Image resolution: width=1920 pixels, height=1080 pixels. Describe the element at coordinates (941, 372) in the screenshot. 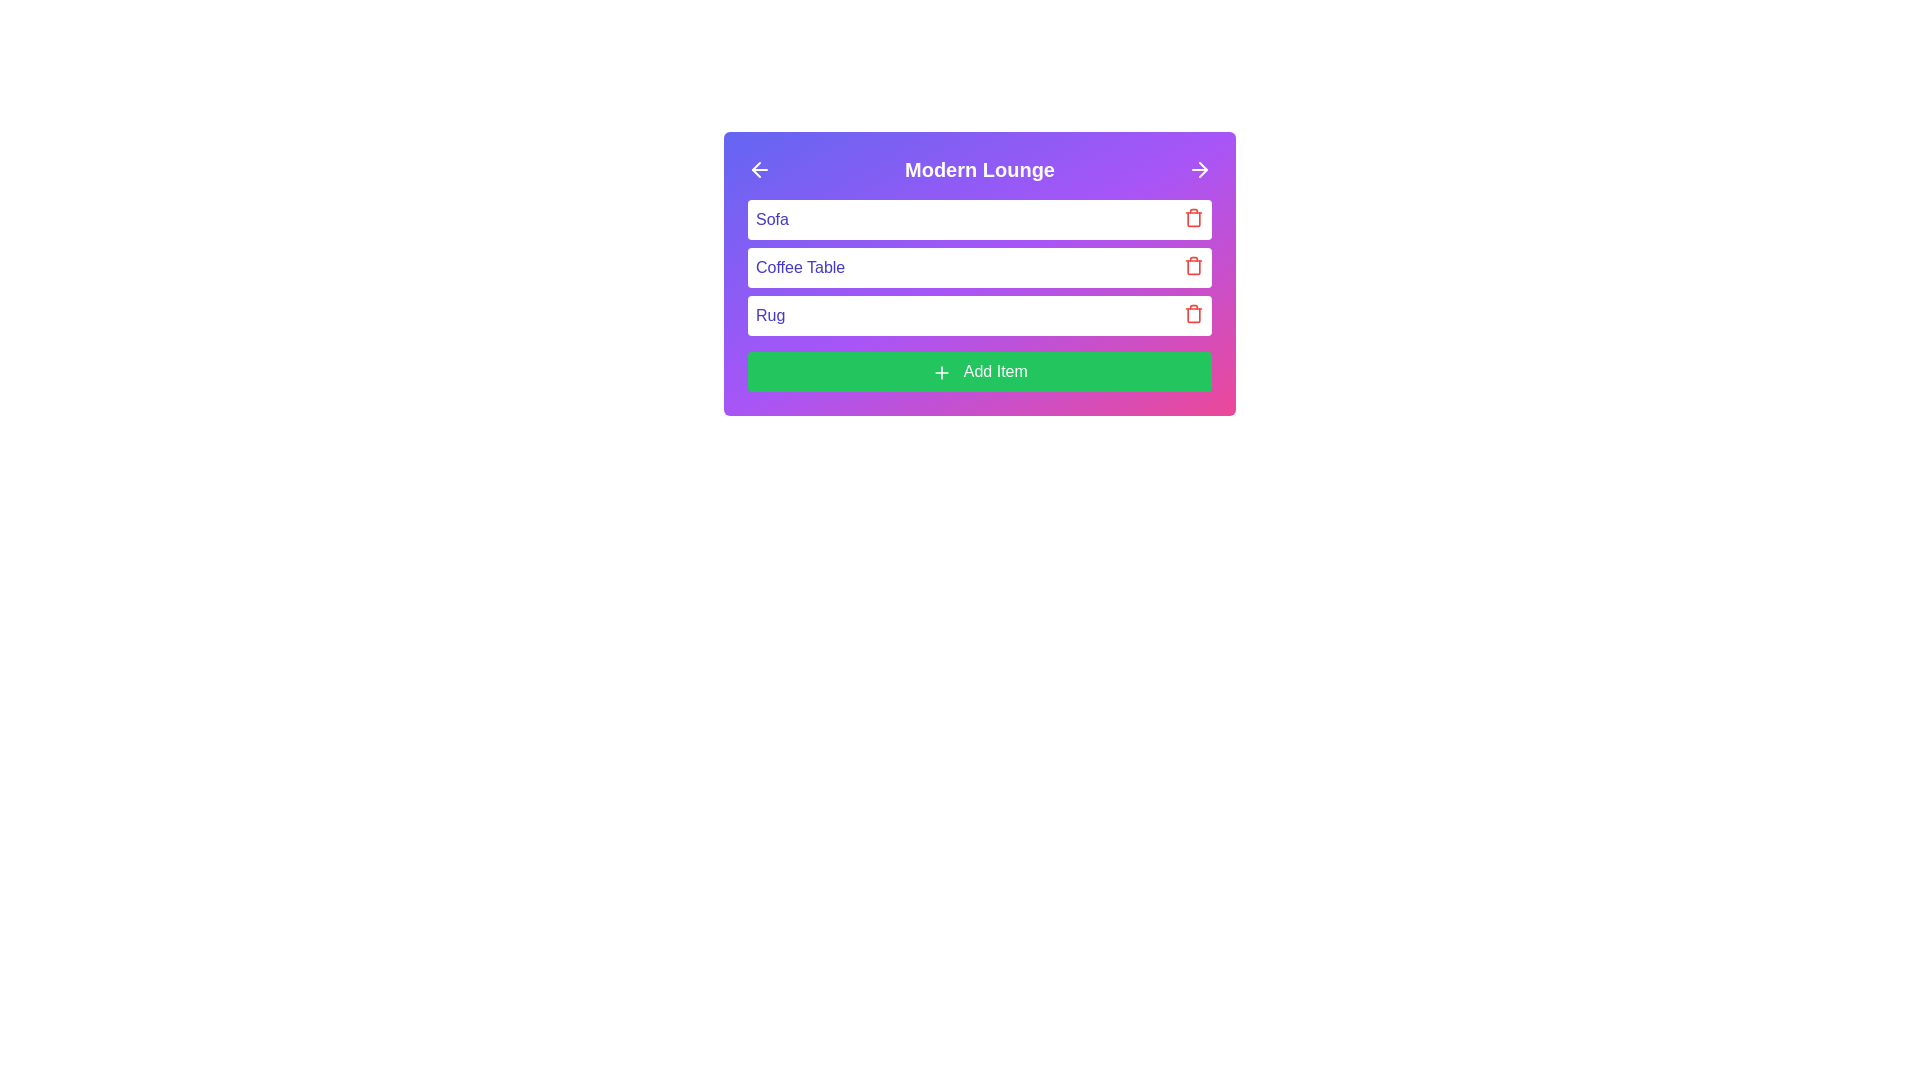

I see `the green plus sign icon within the 'Add Item' button located at the center of the modal box` at that location.